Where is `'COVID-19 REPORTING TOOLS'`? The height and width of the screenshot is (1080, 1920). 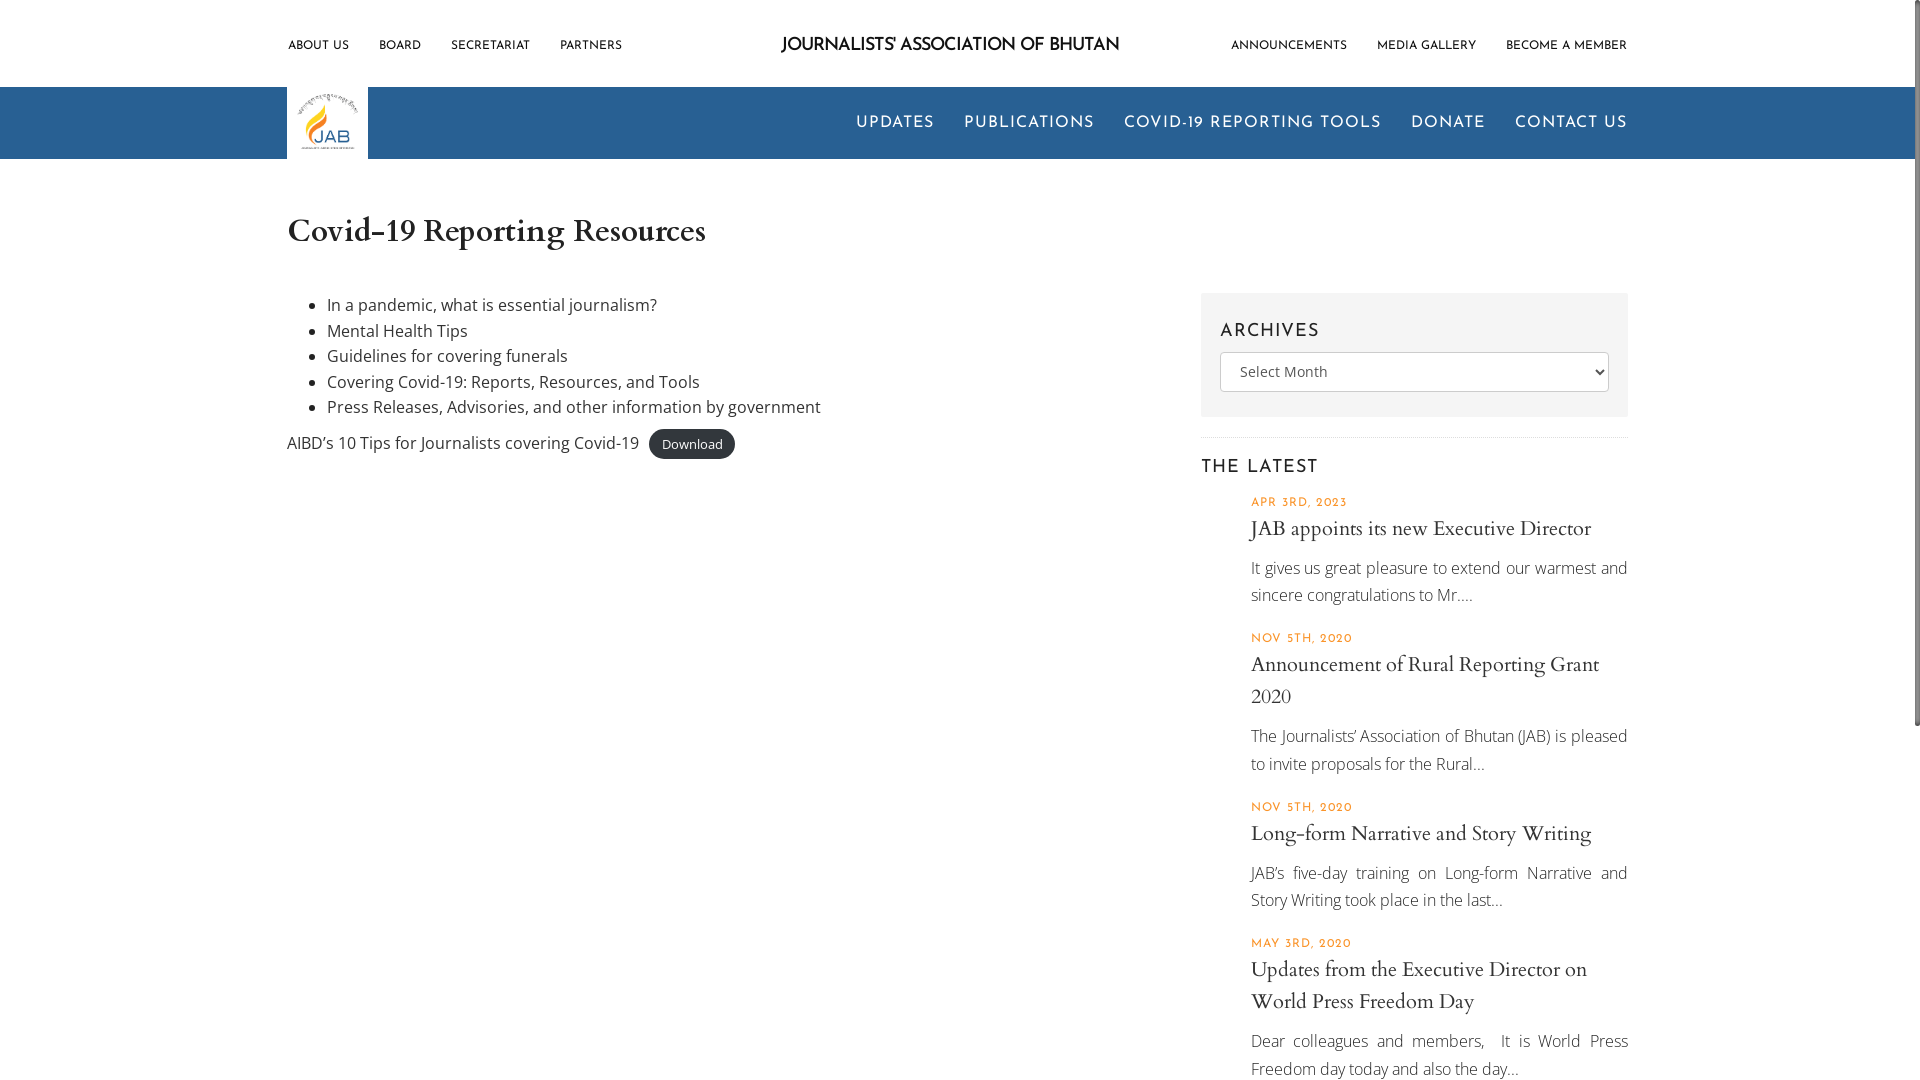 'COVID-19 REPORTING TOOLS' is located at coordinates (1251, 123).